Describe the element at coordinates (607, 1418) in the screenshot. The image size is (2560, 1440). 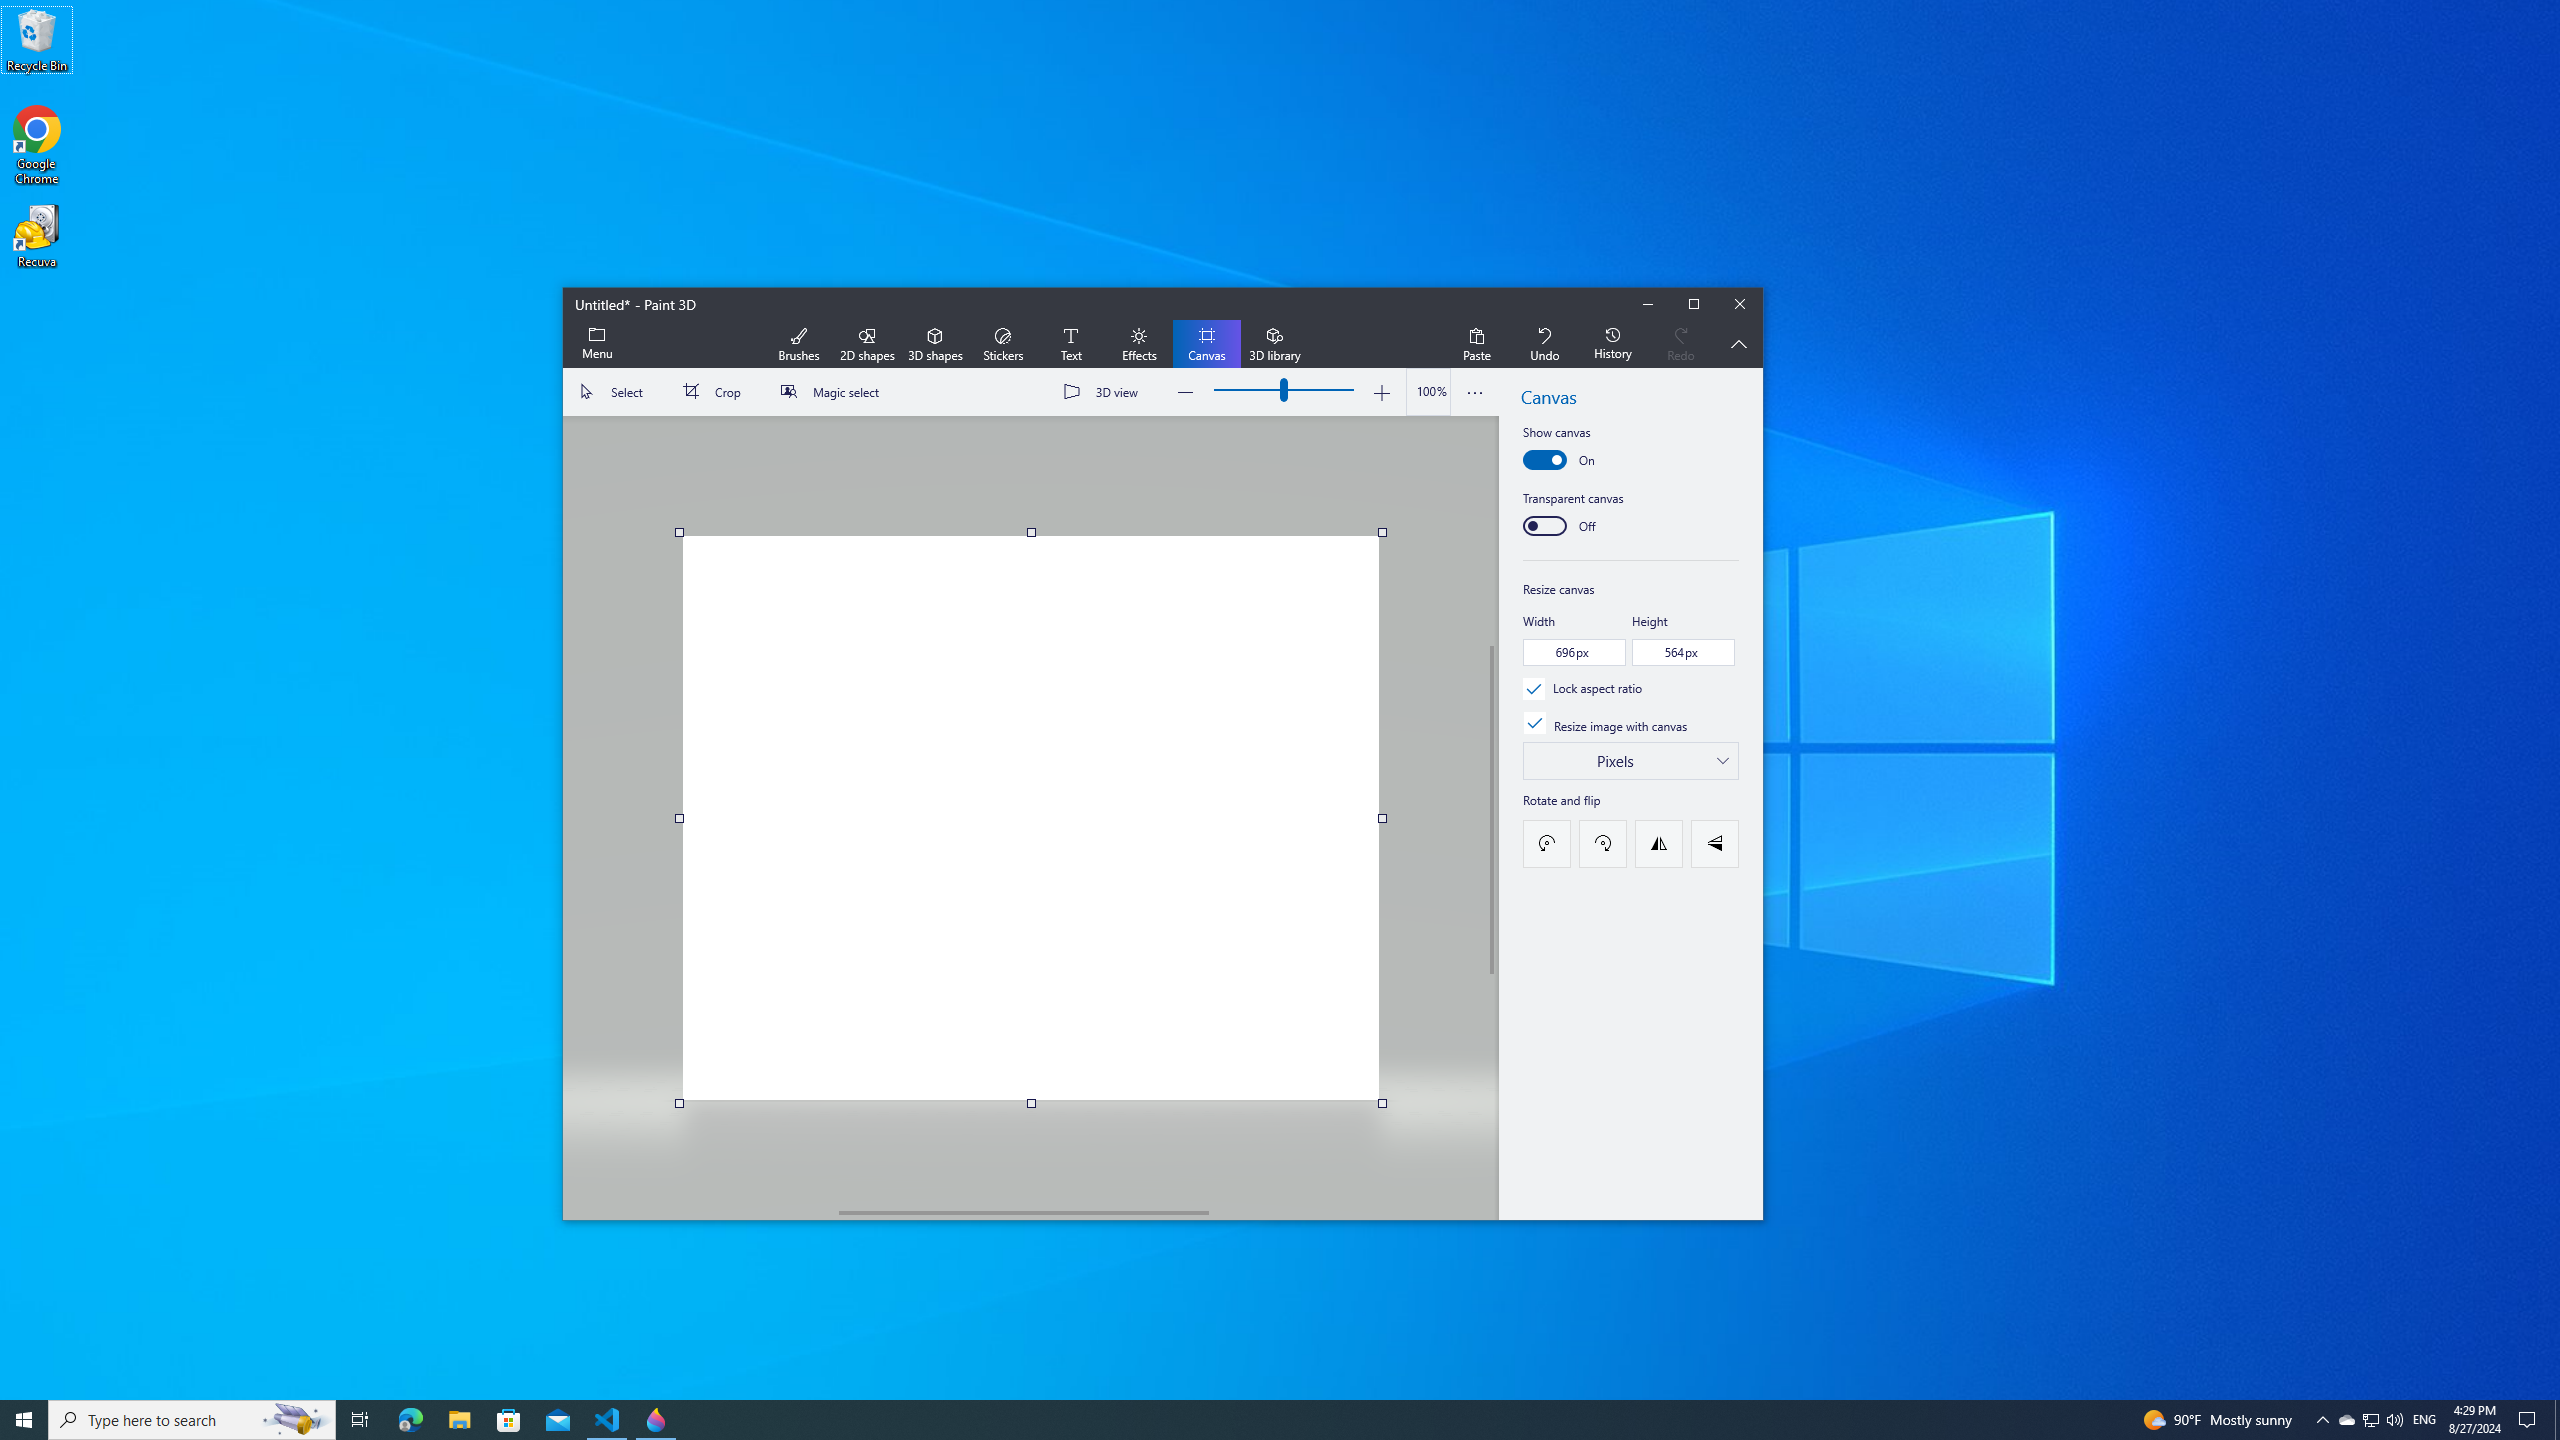
I see `'Visual Studio Code - 1 running window'` at that location.